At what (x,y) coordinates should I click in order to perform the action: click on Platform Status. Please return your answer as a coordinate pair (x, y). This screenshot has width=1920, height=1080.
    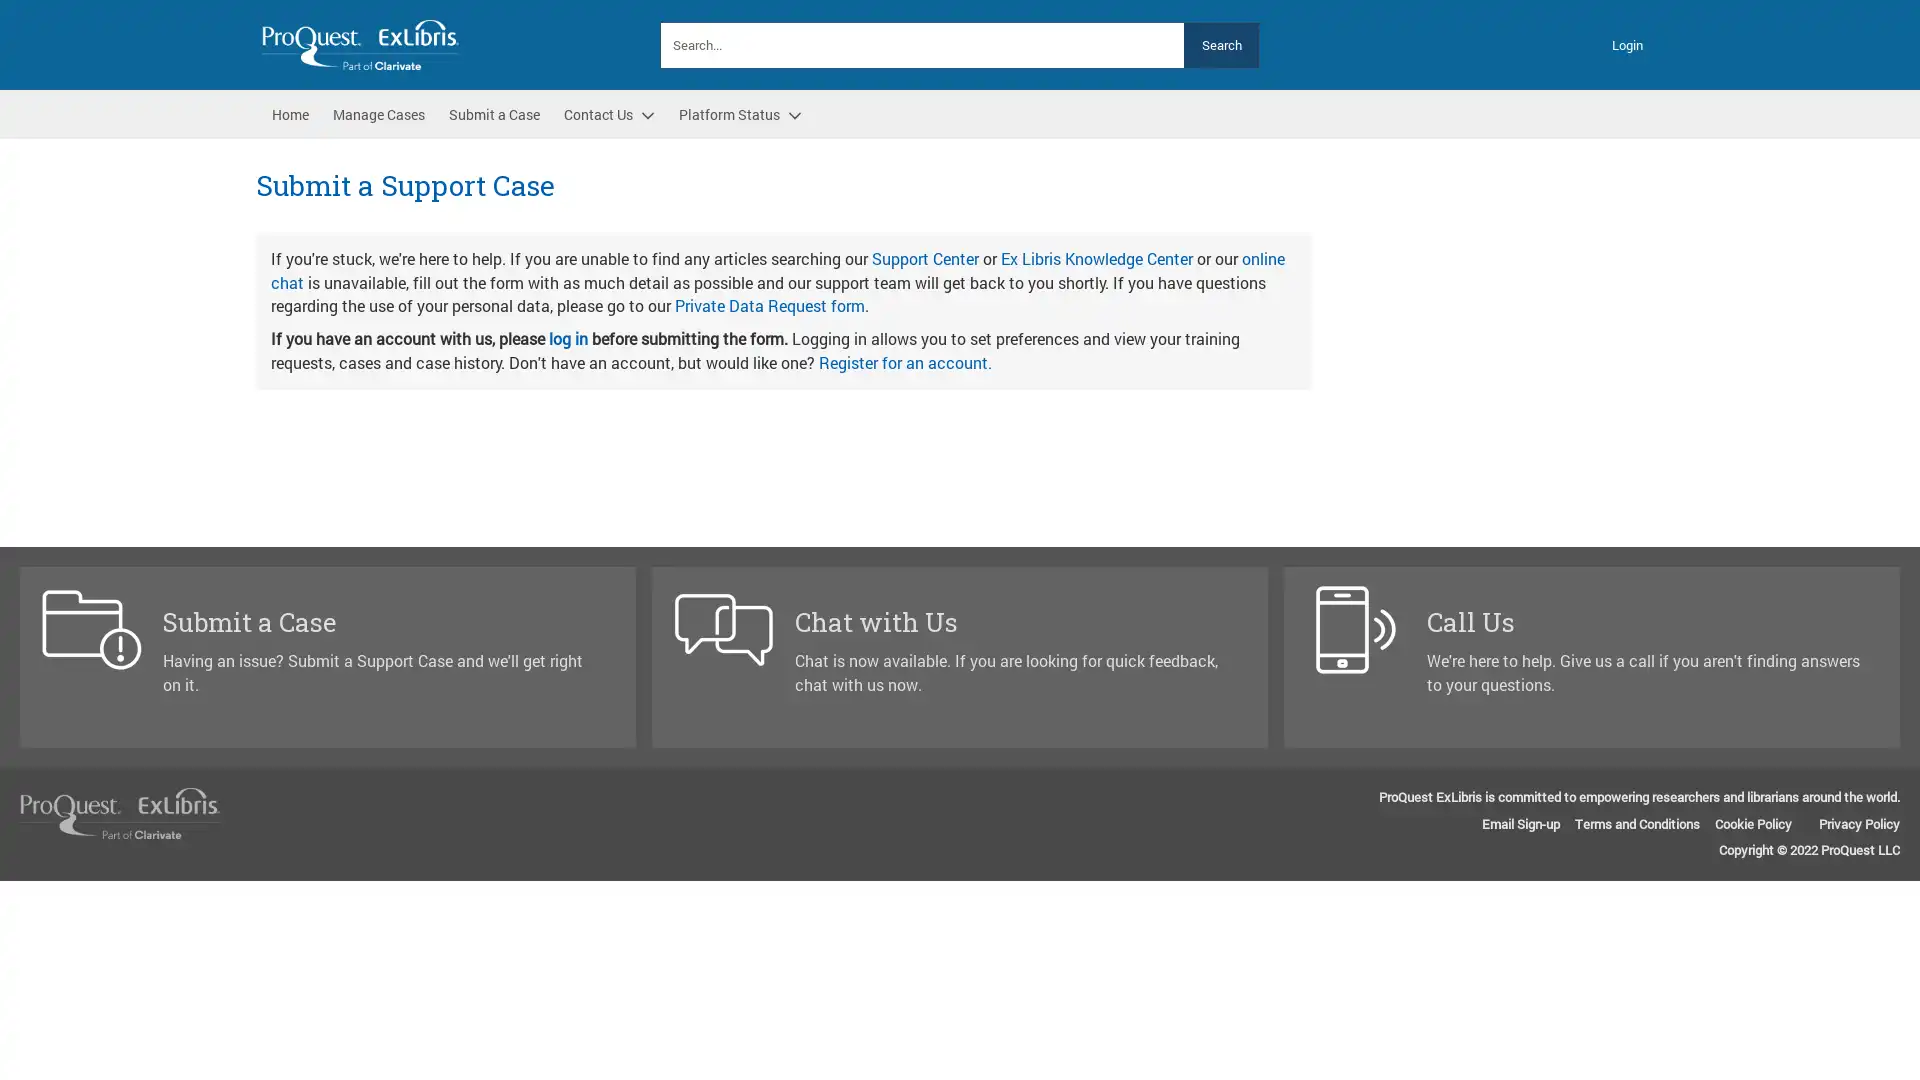
    Looking at the image, I should click on (739, 114).